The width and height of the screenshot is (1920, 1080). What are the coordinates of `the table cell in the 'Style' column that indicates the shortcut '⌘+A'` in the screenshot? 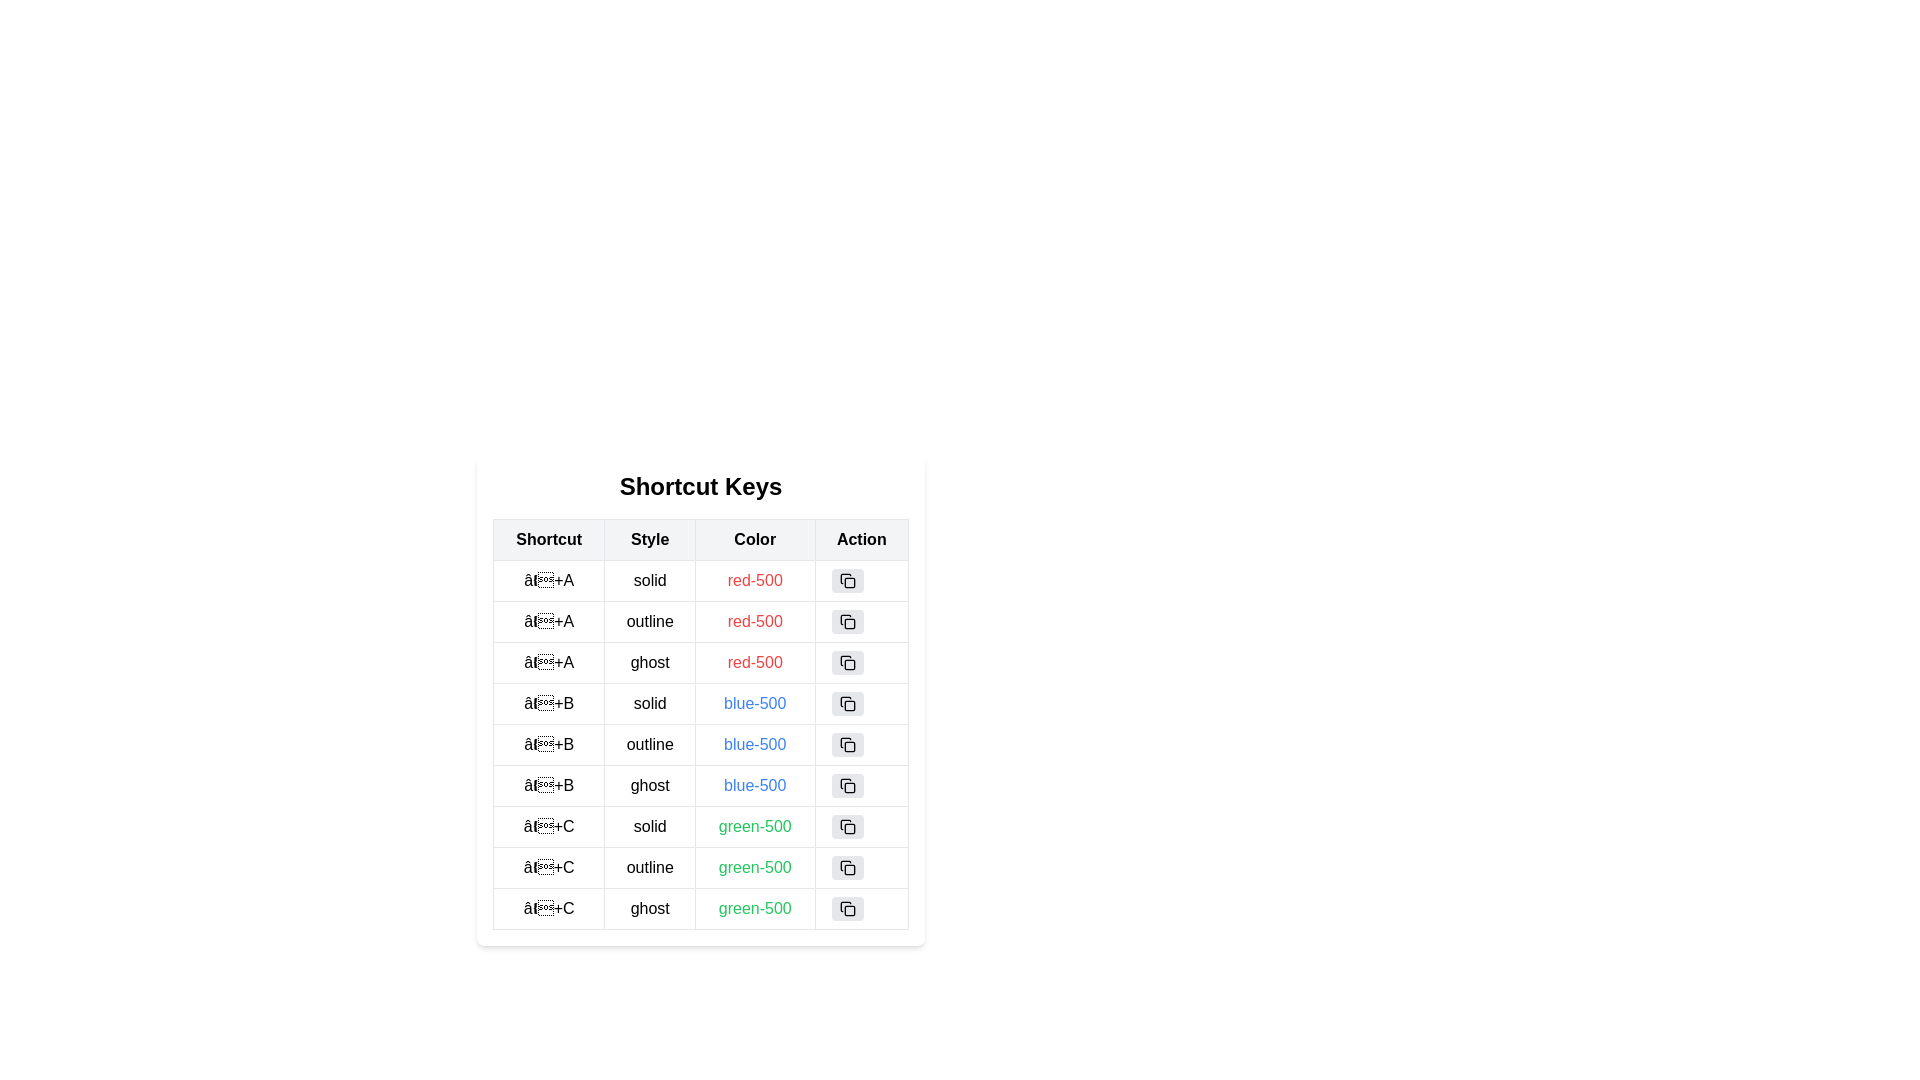 It's located at (650, 620).